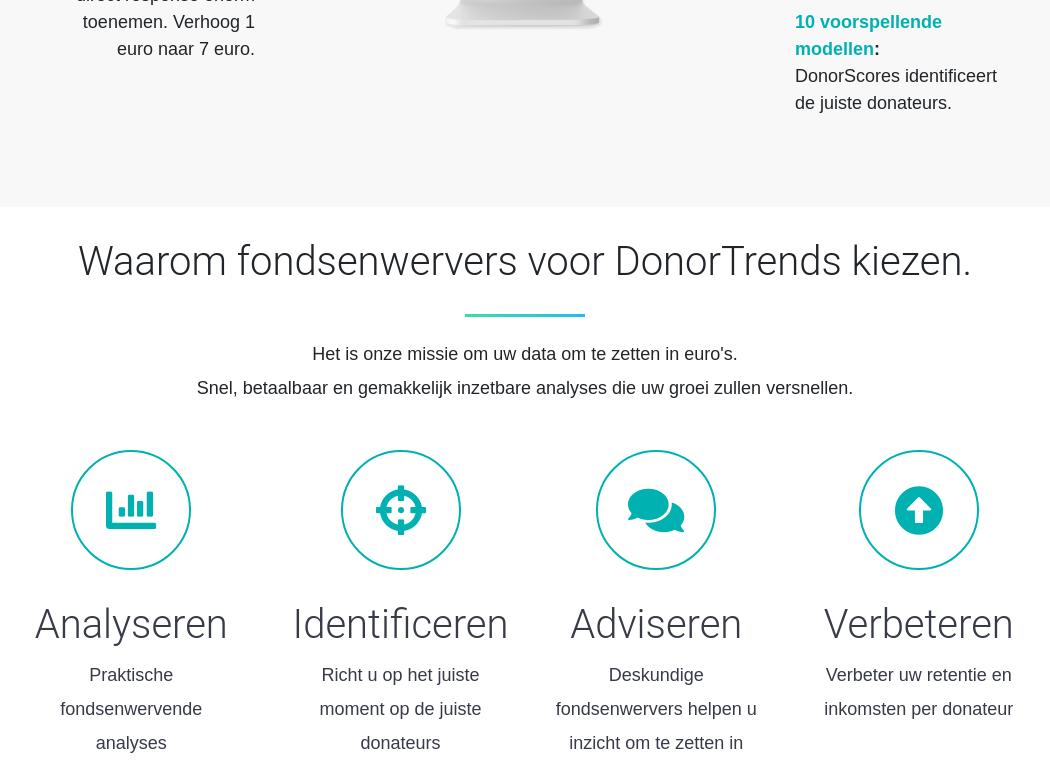 This screenshot has height=763, width=1050. Describe the element at coordinates (130, 707) in the screenshot. I see `'Praktische fondsenwervende analyses'` at that location.